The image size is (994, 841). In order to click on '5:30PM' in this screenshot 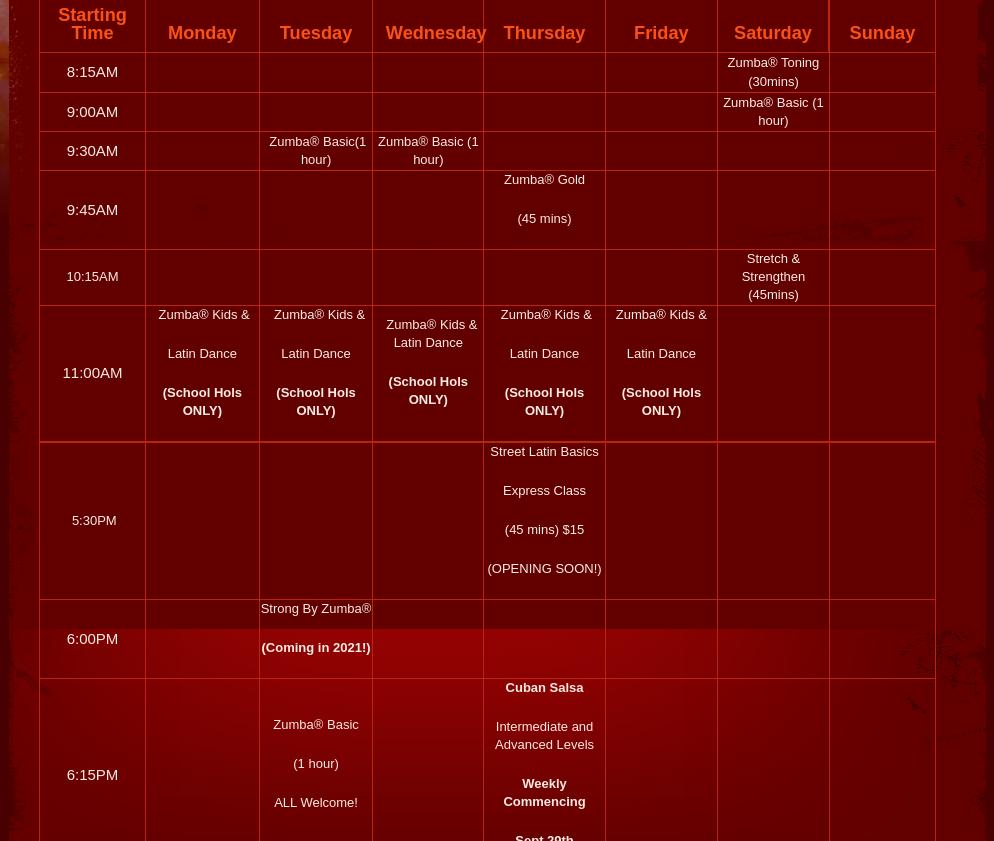, I will do `click(92, 519)`.